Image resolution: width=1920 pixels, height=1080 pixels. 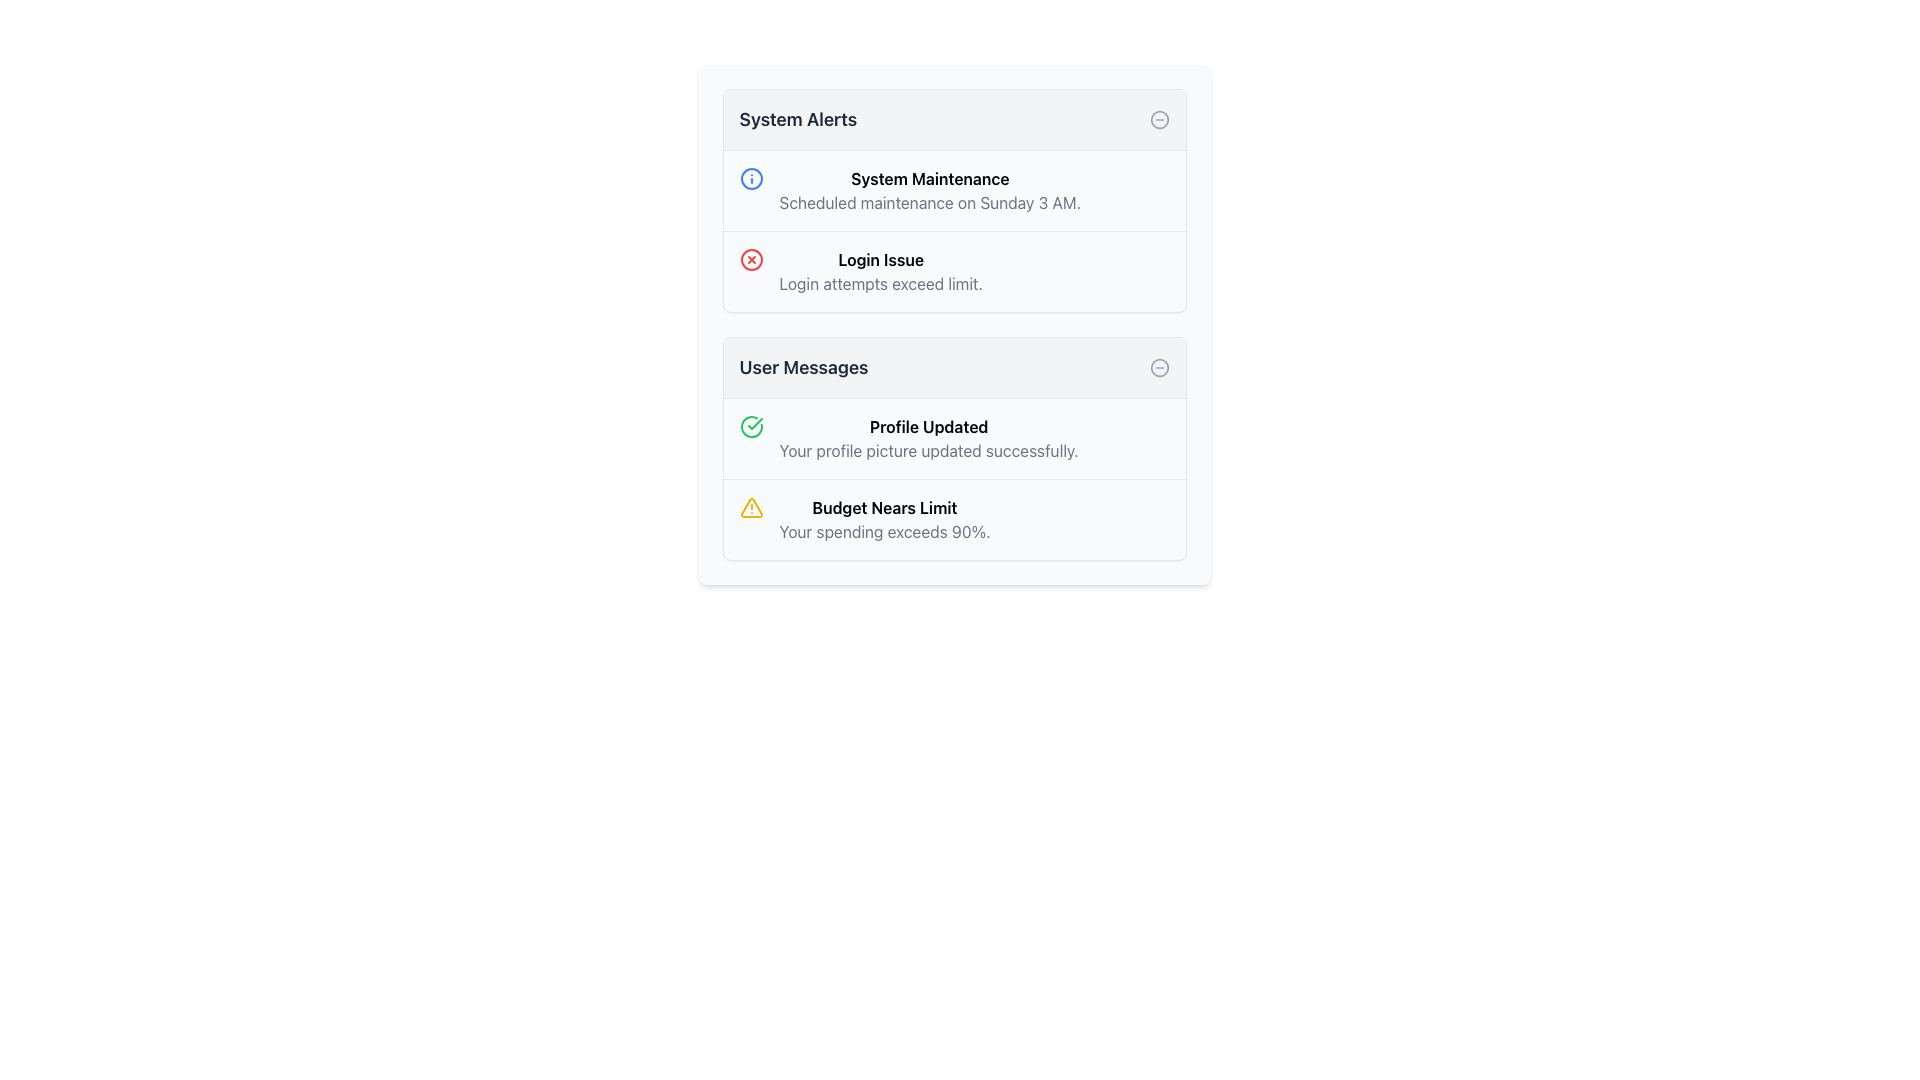 What do you see at coordinates (880, 272) in the screenshot?
I see `the second text-based notification in the 'System Alerts' section that indicates a login issue due to exceeded attempts` at bounding box center [880, 272].